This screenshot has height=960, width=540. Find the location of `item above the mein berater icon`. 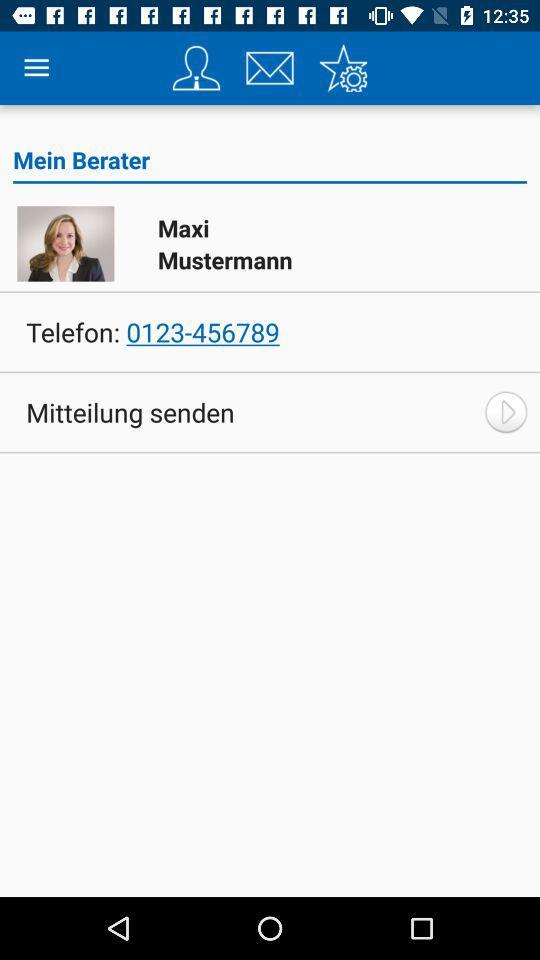

item above the mein berater icon is located at coordinates (270, 68).